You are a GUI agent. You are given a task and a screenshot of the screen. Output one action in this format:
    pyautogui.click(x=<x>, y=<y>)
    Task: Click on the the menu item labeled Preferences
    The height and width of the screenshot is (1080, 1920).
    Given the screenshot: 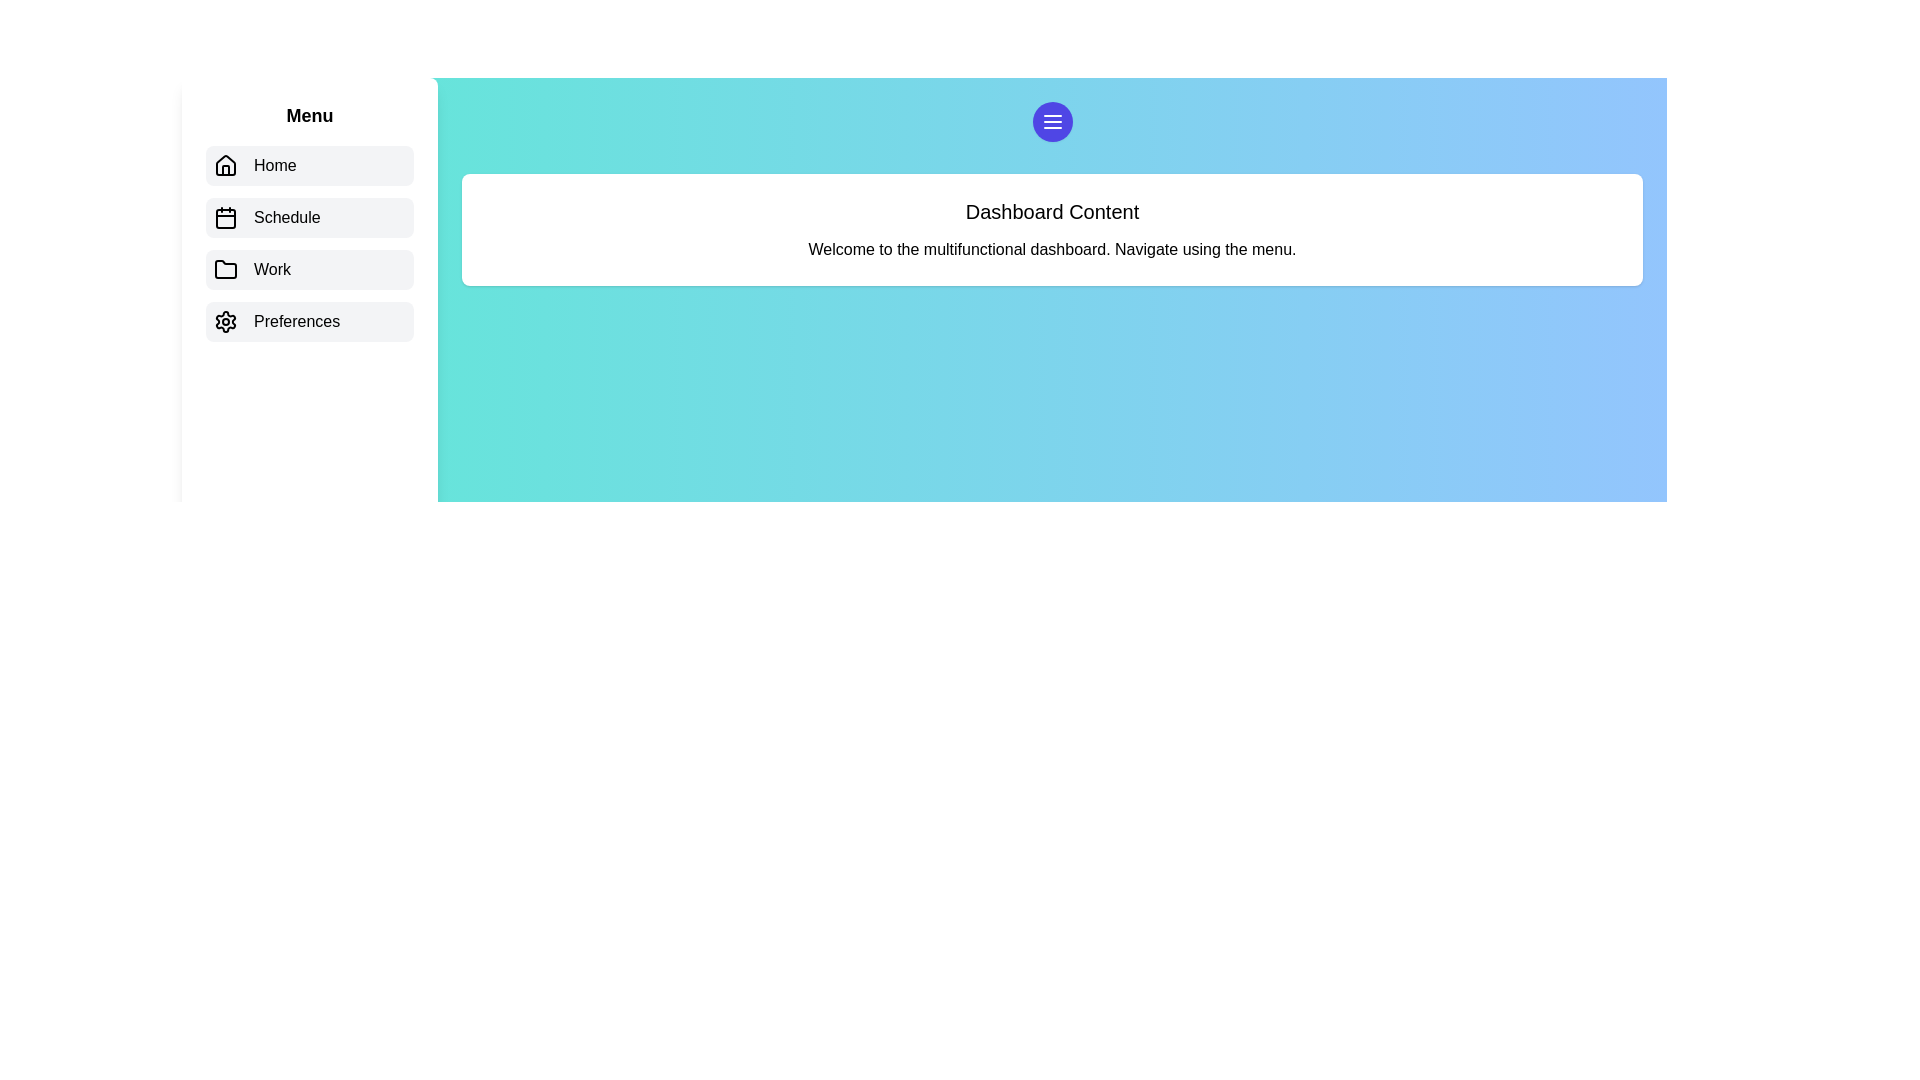 What is the action you would take?
    pyautogui.click(x=309, y=320)
    